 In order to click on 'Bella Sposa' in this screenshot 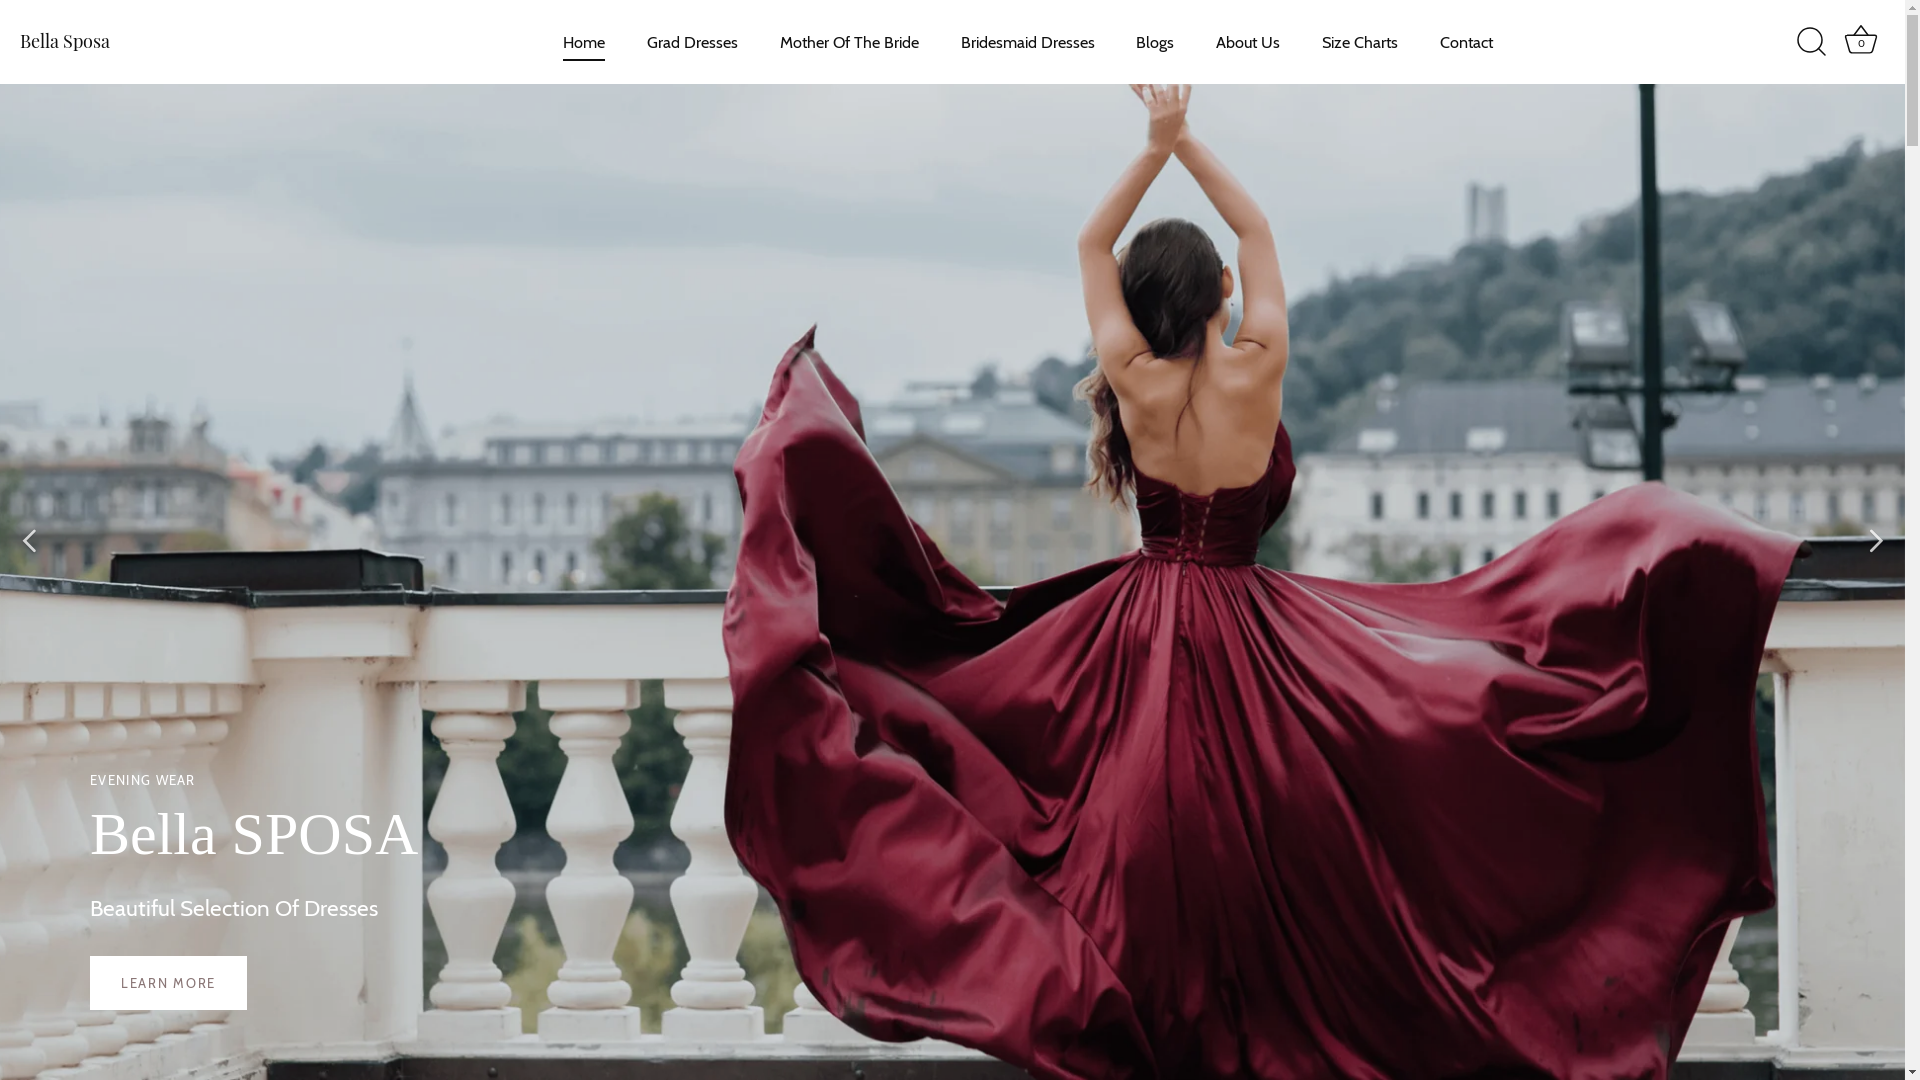, I will do `click(19, 41)`.